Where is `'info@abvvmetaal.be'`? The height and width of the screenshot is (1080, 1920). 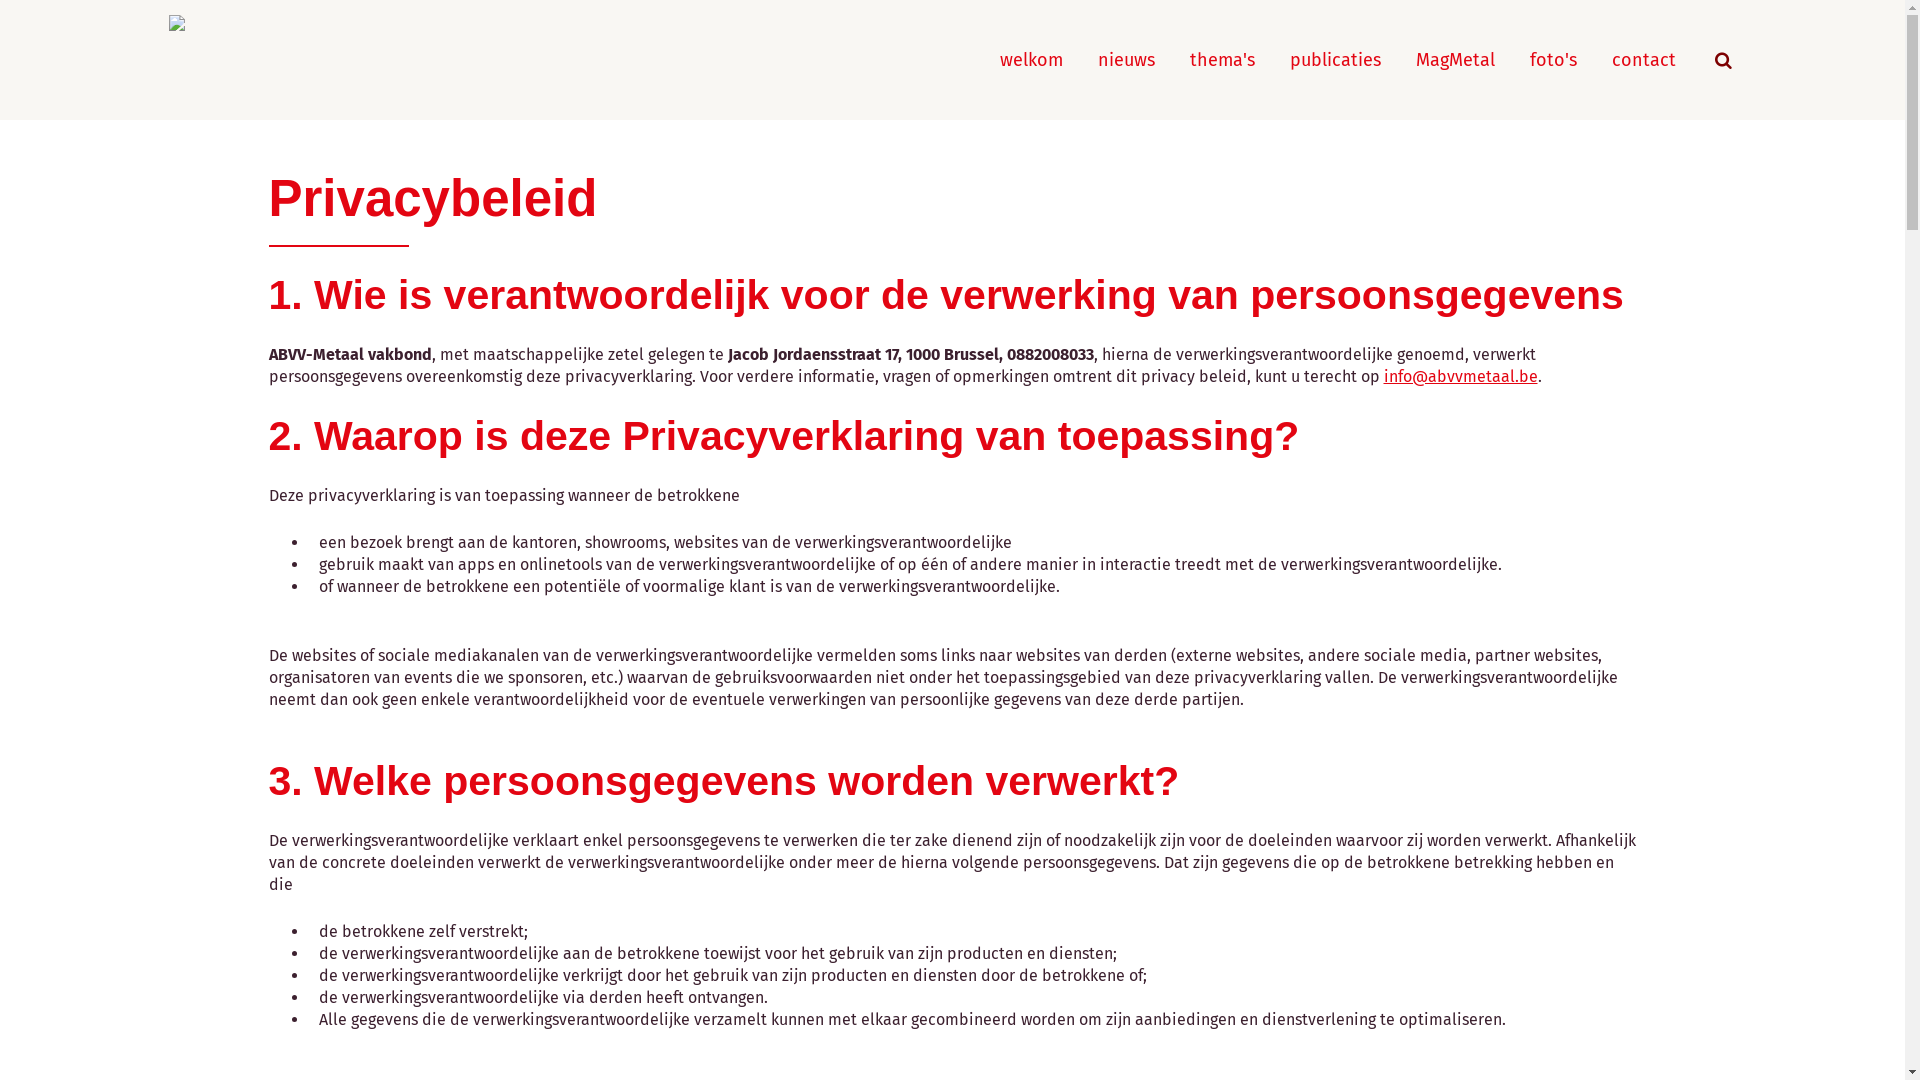
'info@abvvmetaal.be' is located at coordinates (1460, 376).